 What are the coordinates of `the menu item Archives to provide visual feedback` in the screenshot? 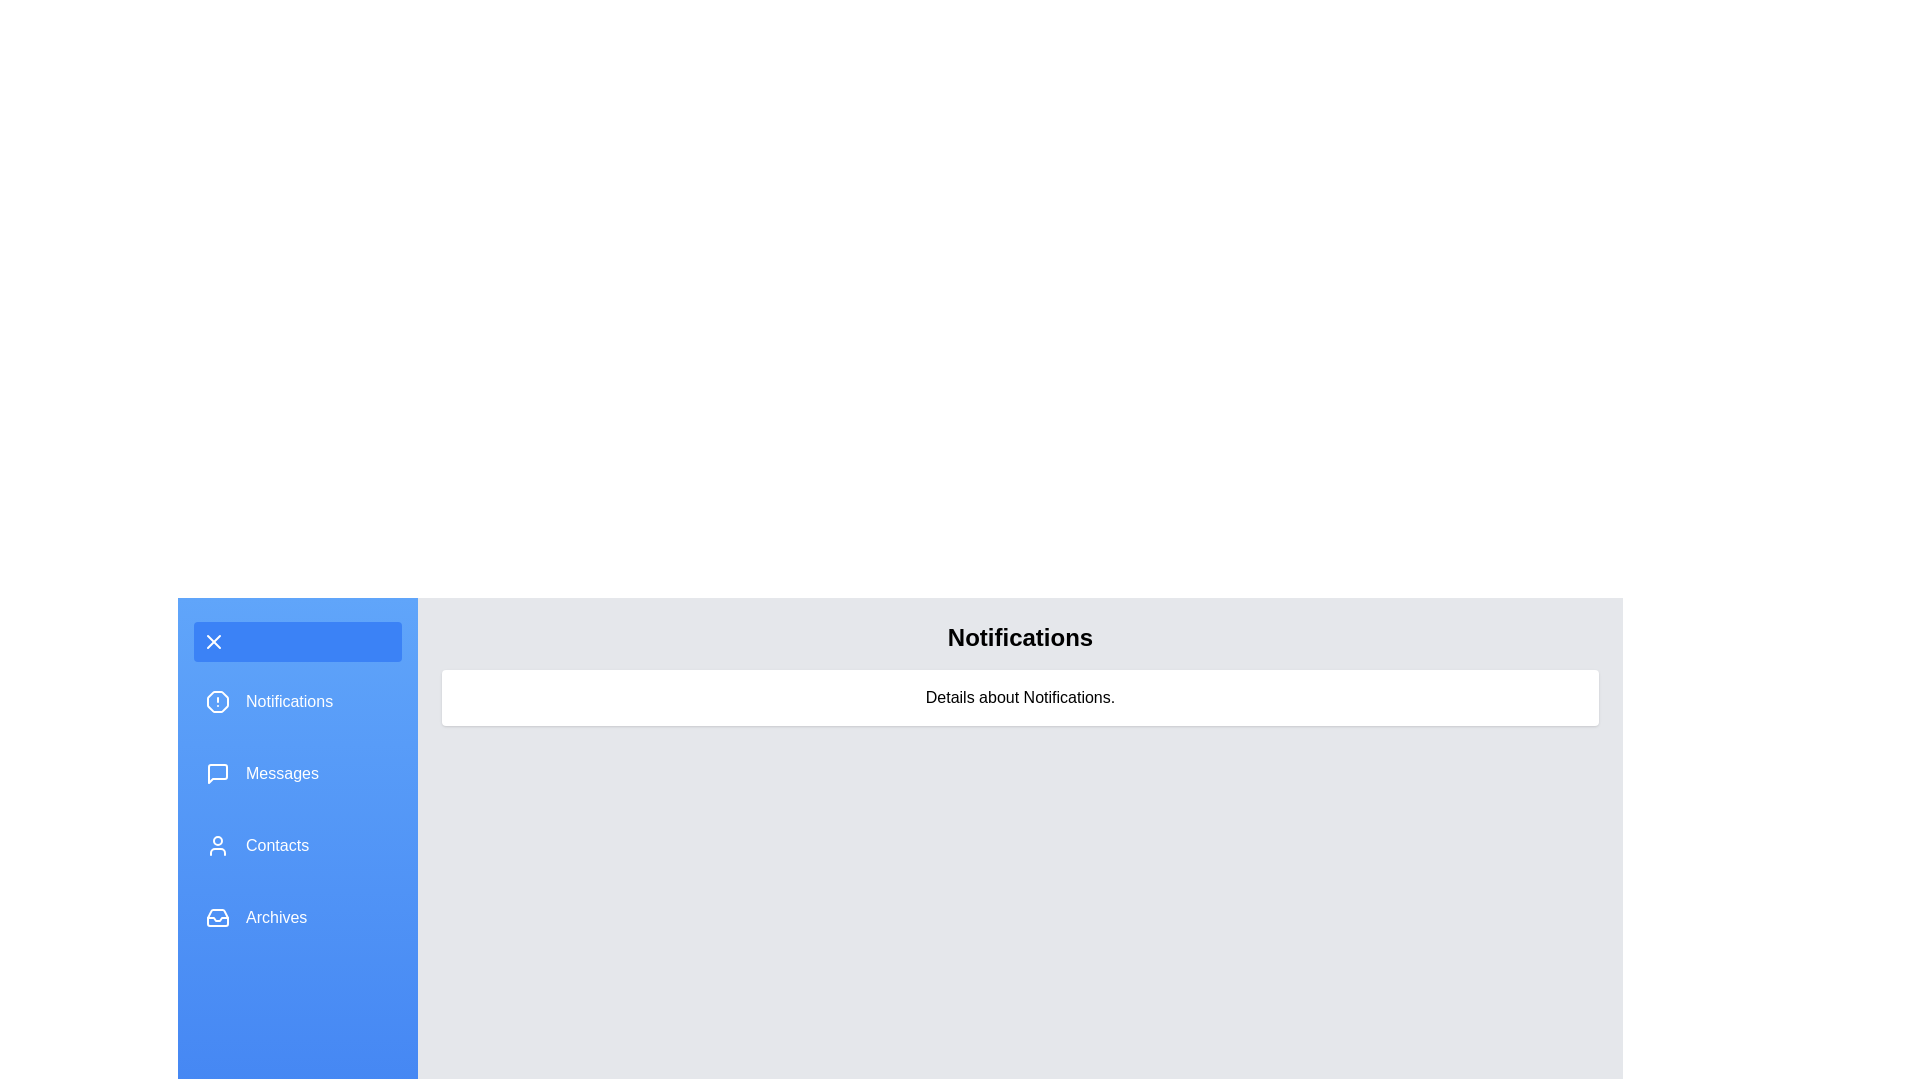 It's located at (296, 918).